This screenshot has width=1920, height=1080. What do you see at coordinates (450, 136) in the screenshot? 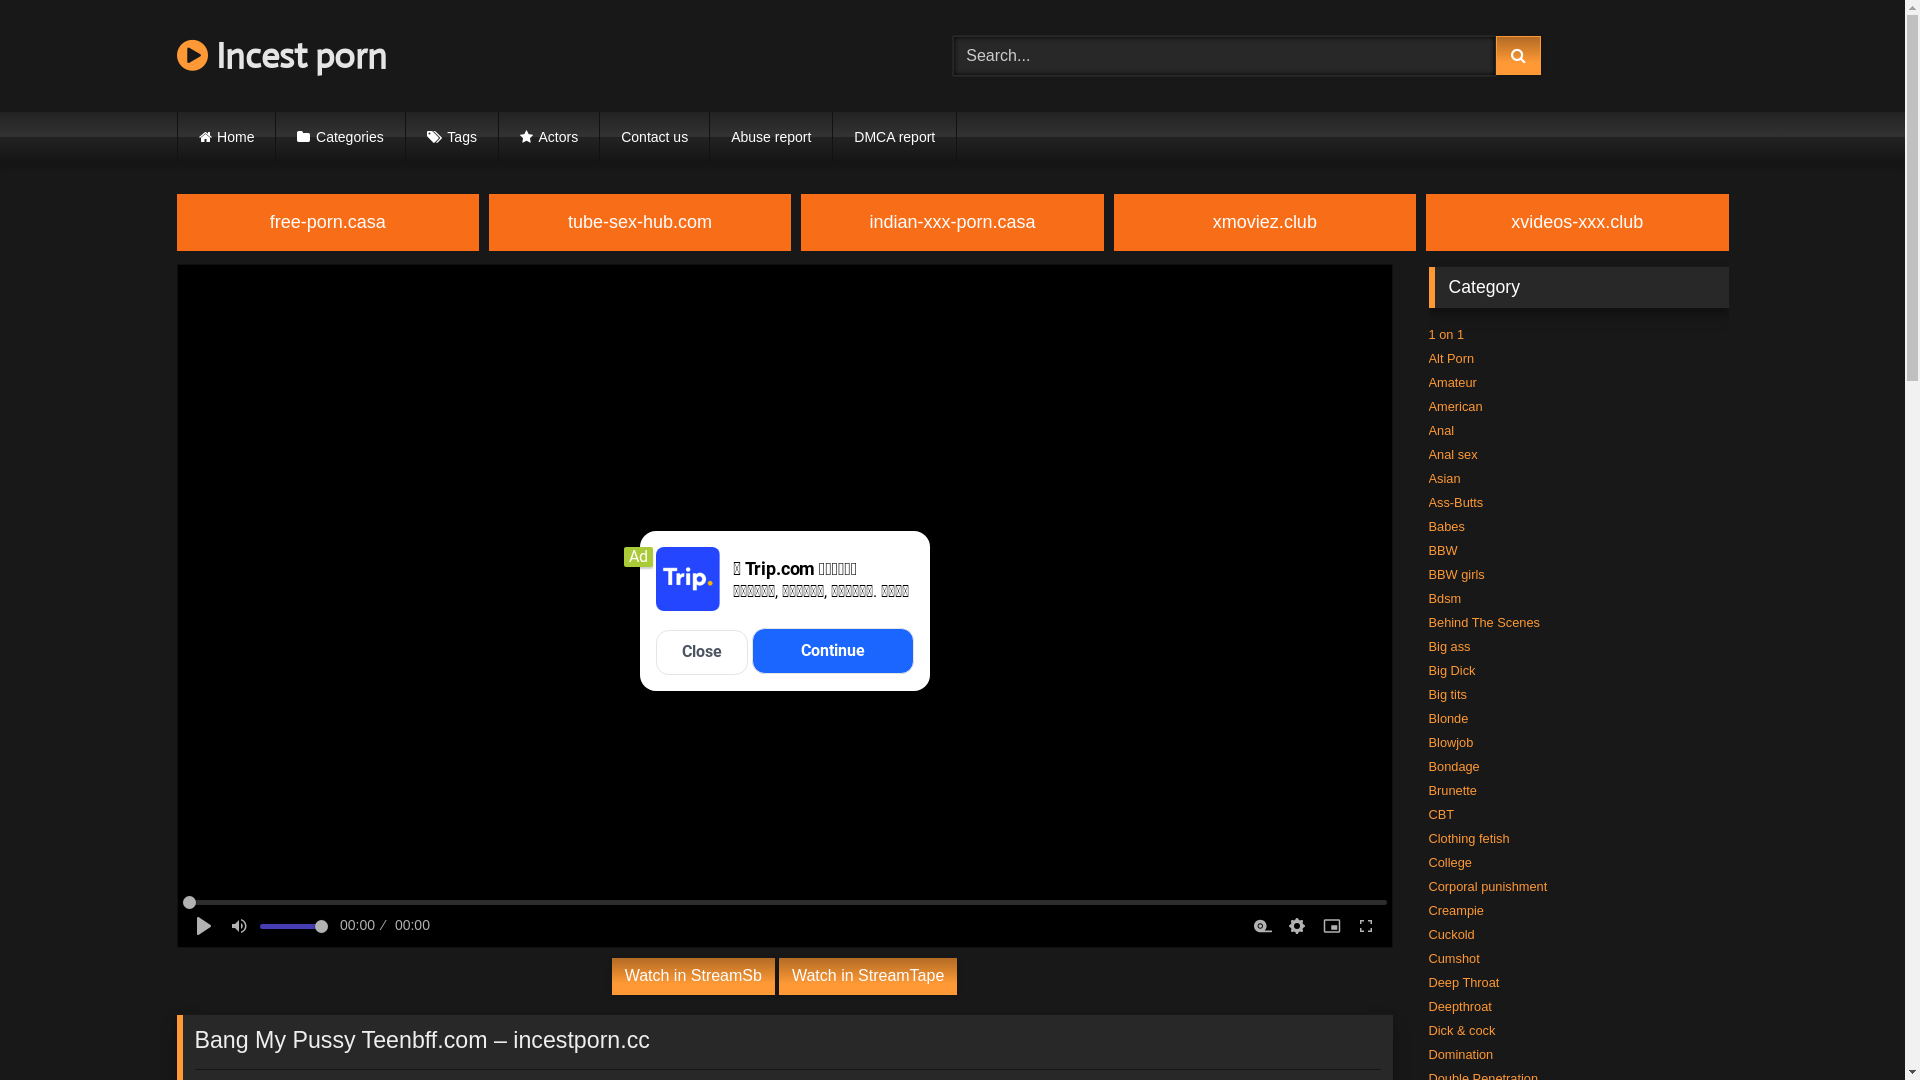
I see `'Tags'` at bounding box center [450, 136].